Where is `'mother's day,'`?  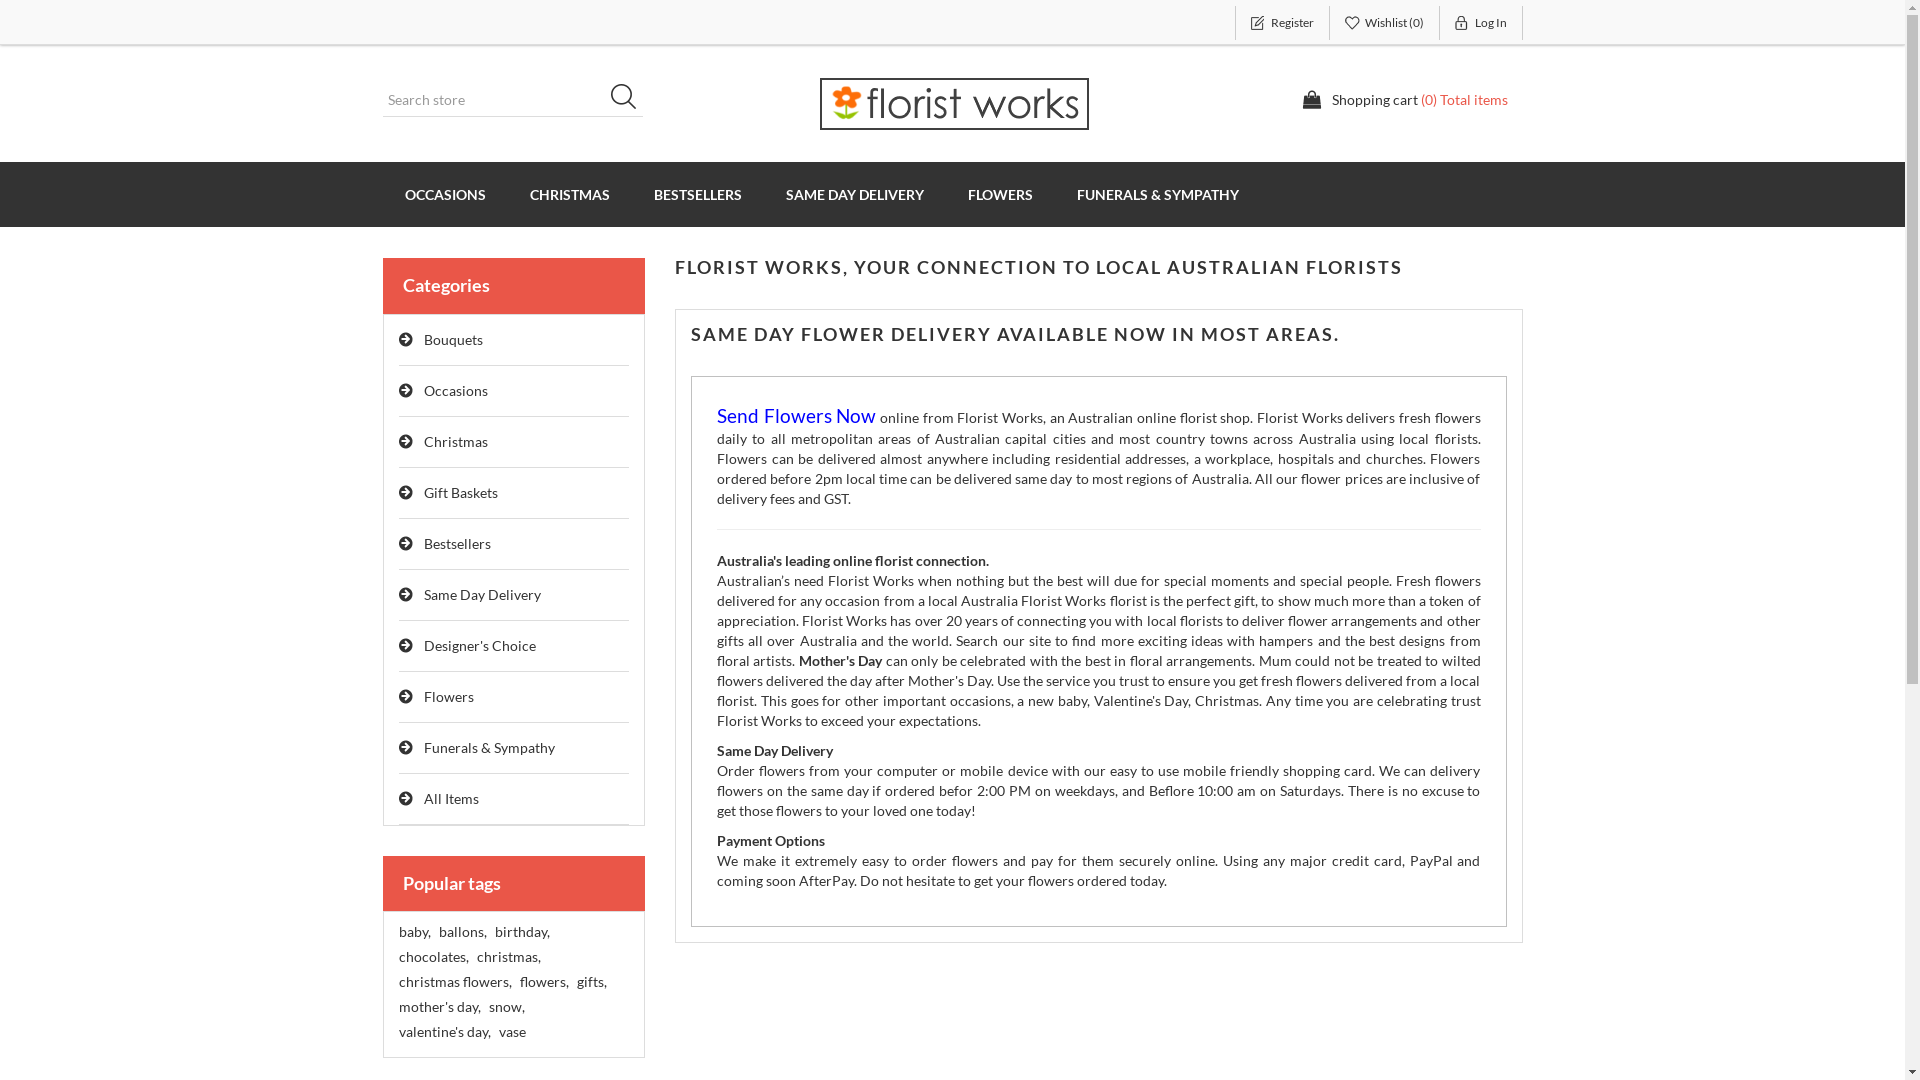
'mother's day,' is located at coordinates (437, 1006).